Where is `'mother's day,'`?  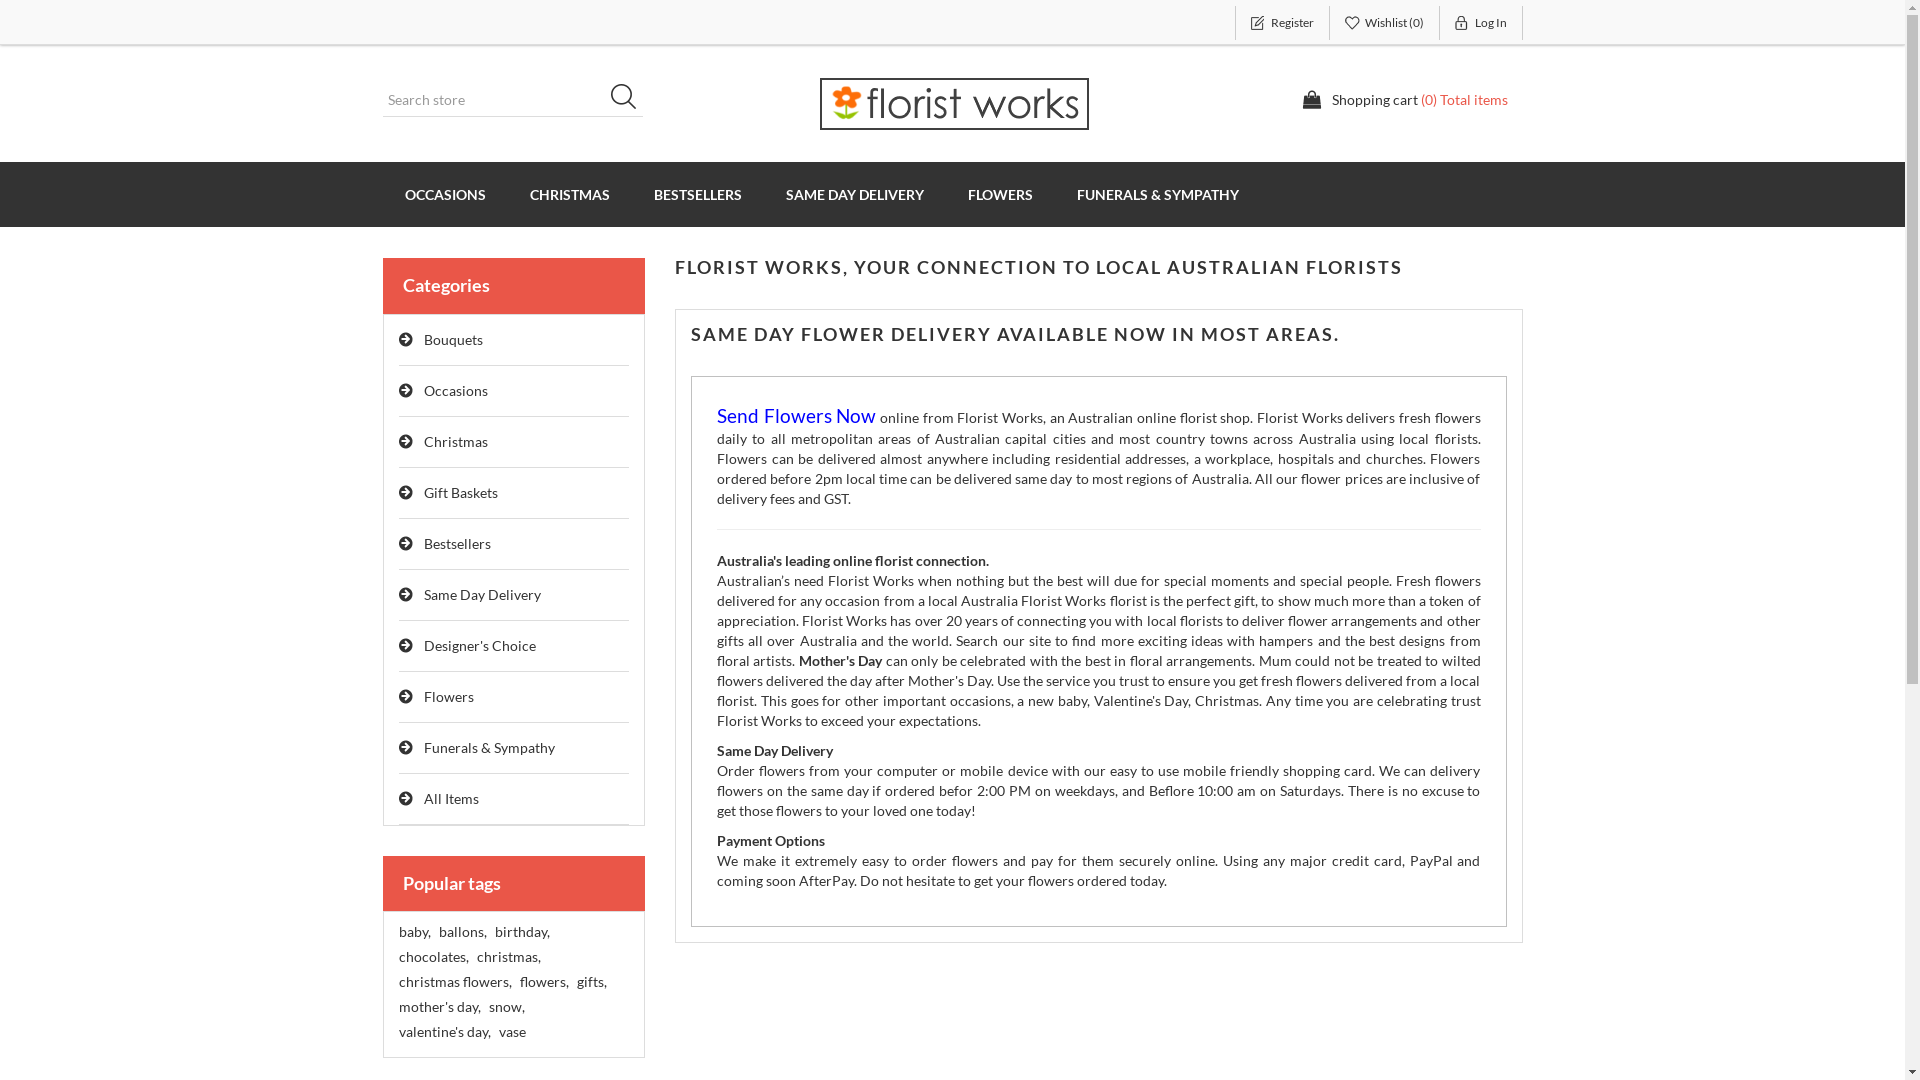
'mother's day,' is located at coordinates (437, 1006).